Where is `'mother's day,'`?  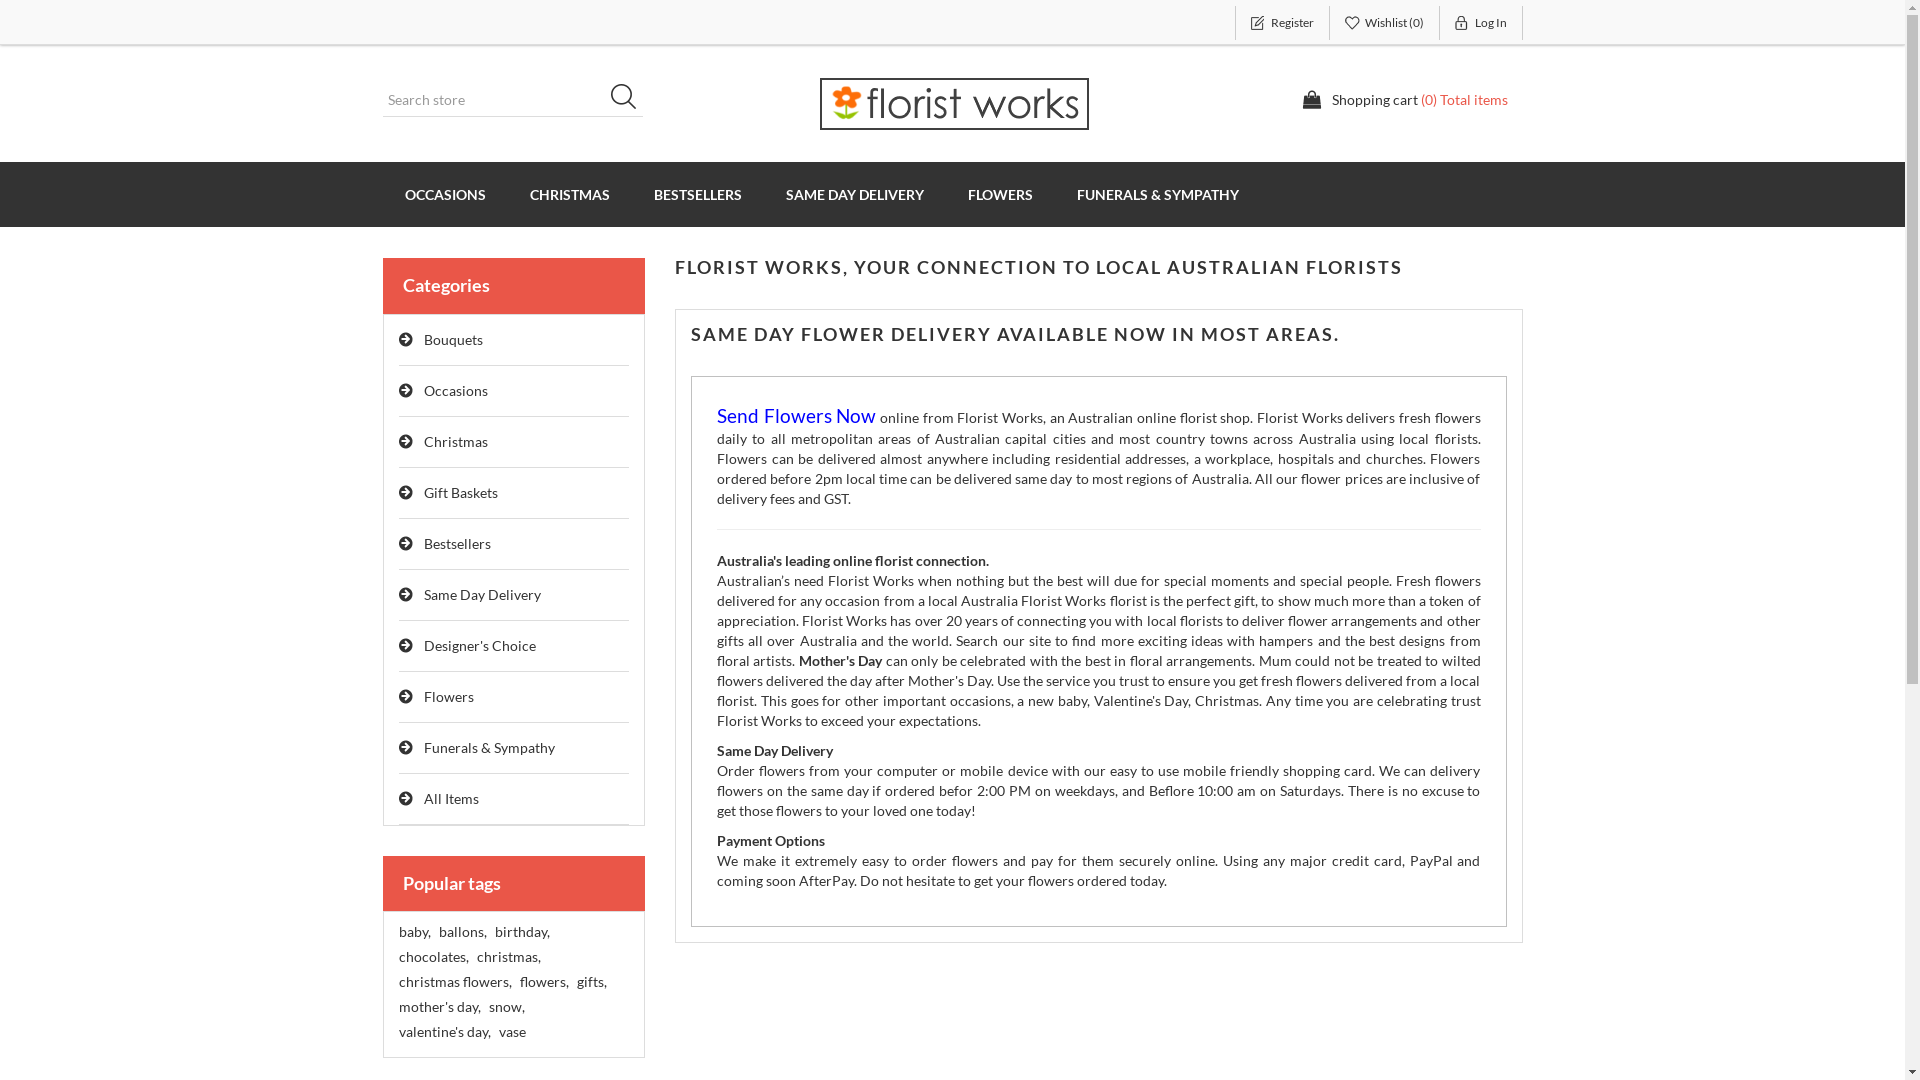
'mother's day,' is located at coordinates (437, 1006).